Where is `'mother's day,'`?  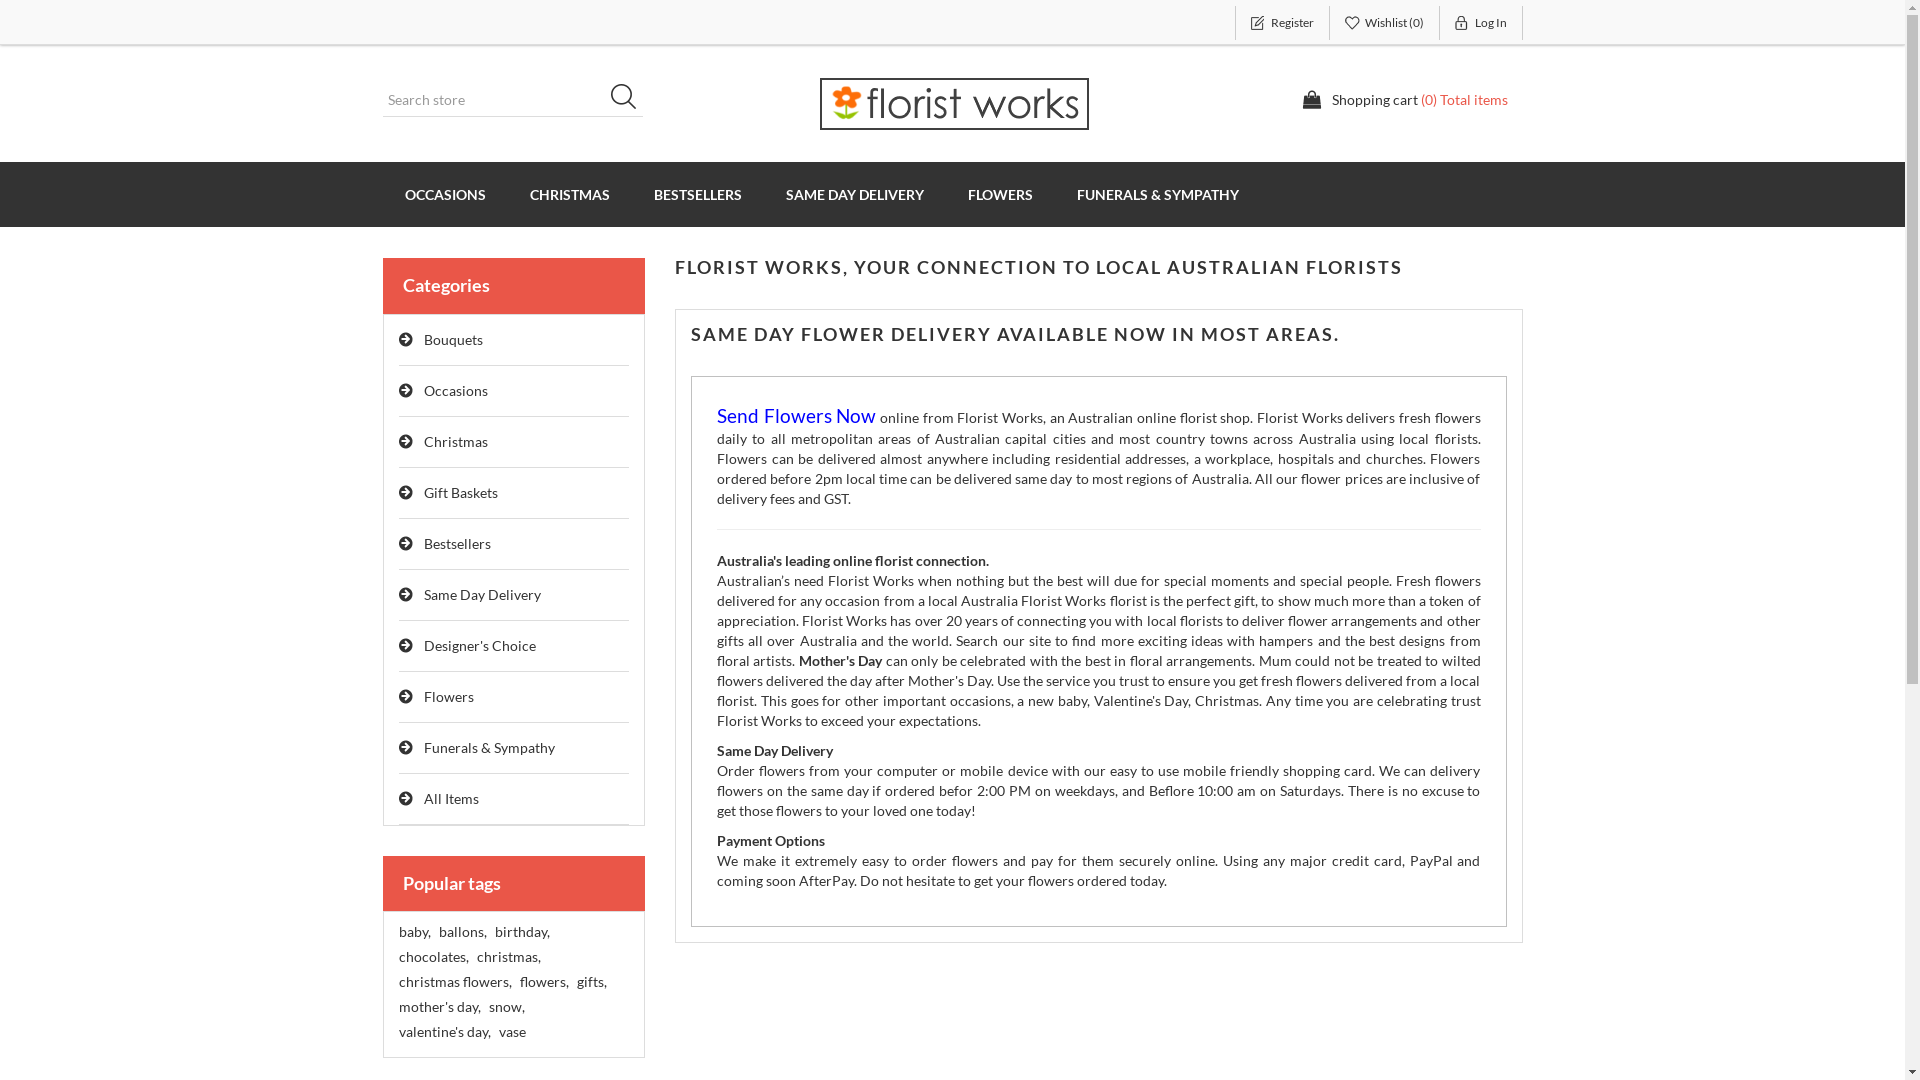
'mother's day,' is located at coordinates (437, 1006).